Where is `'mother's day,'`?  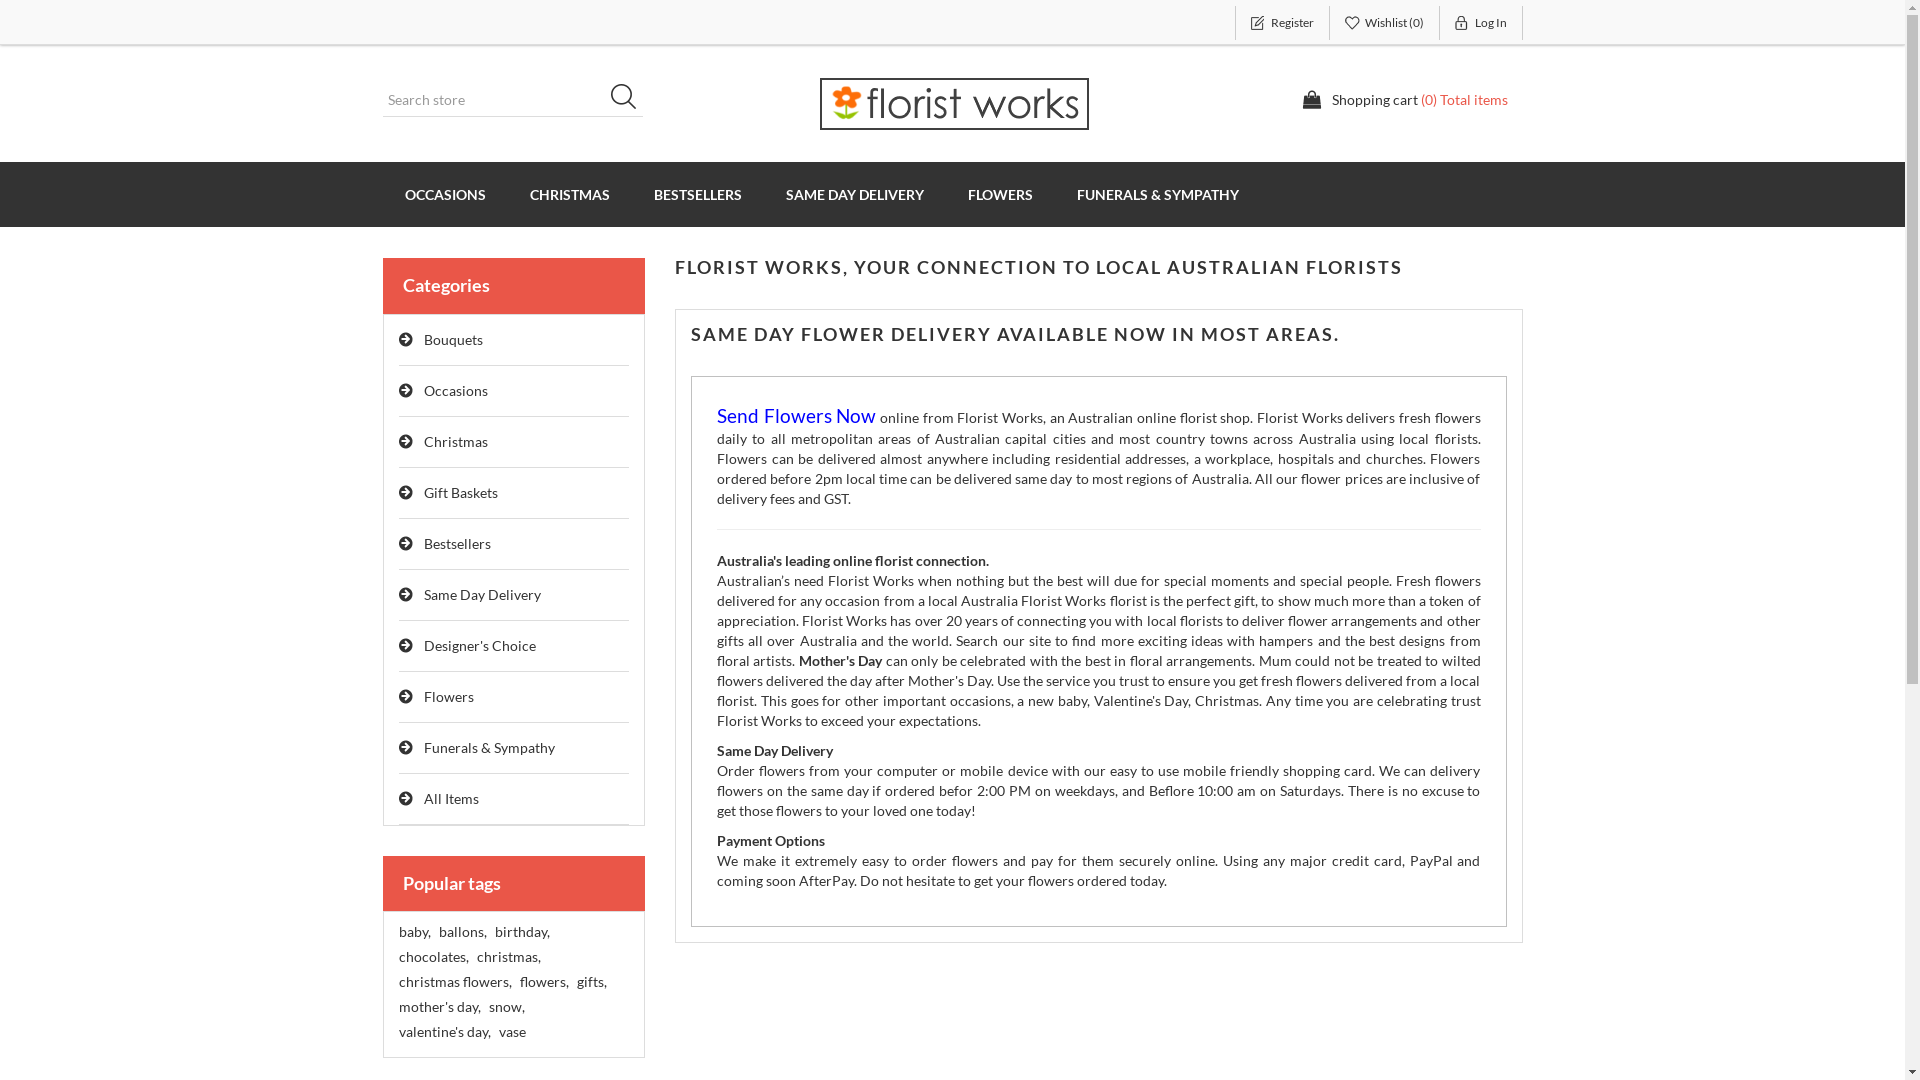
'mother's day,' is located at coordinates (437, 1006).